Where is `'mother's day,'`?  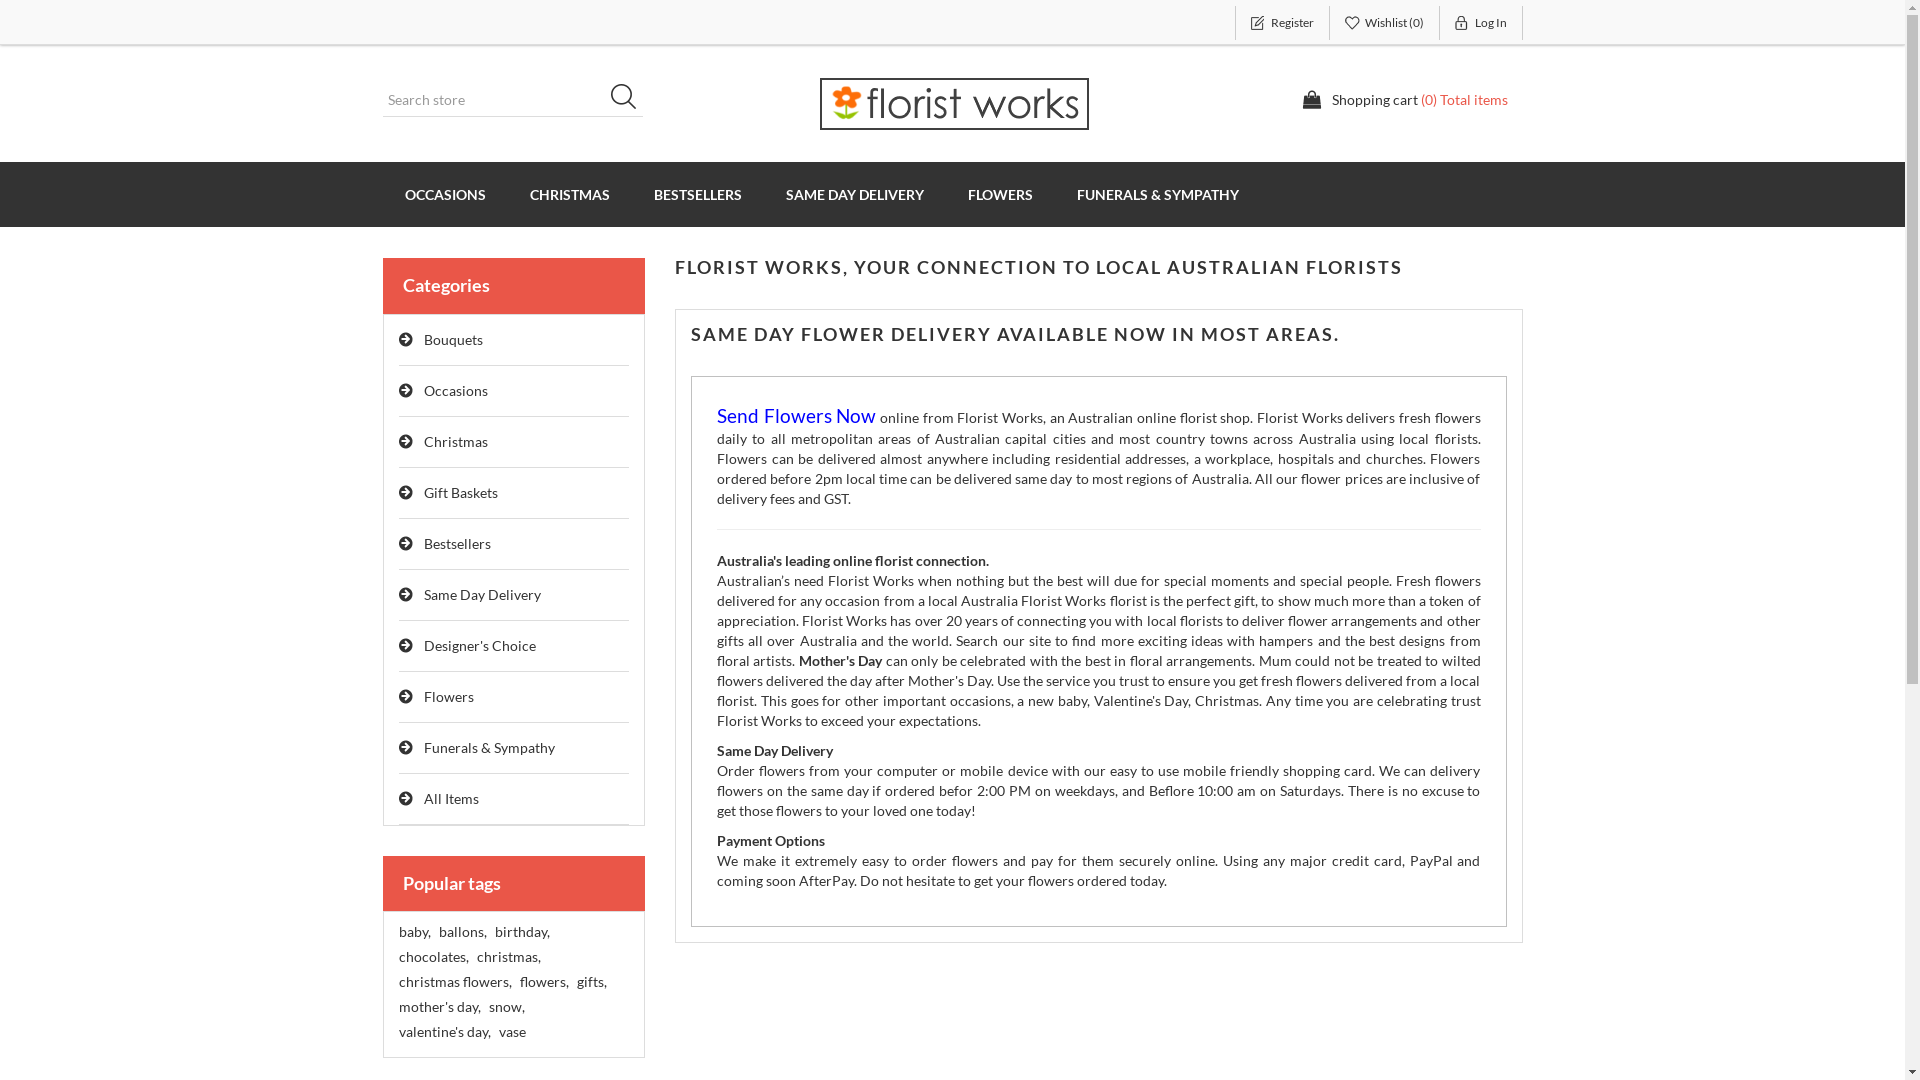
'mother's day,' is located at coordinates (437, 1006).